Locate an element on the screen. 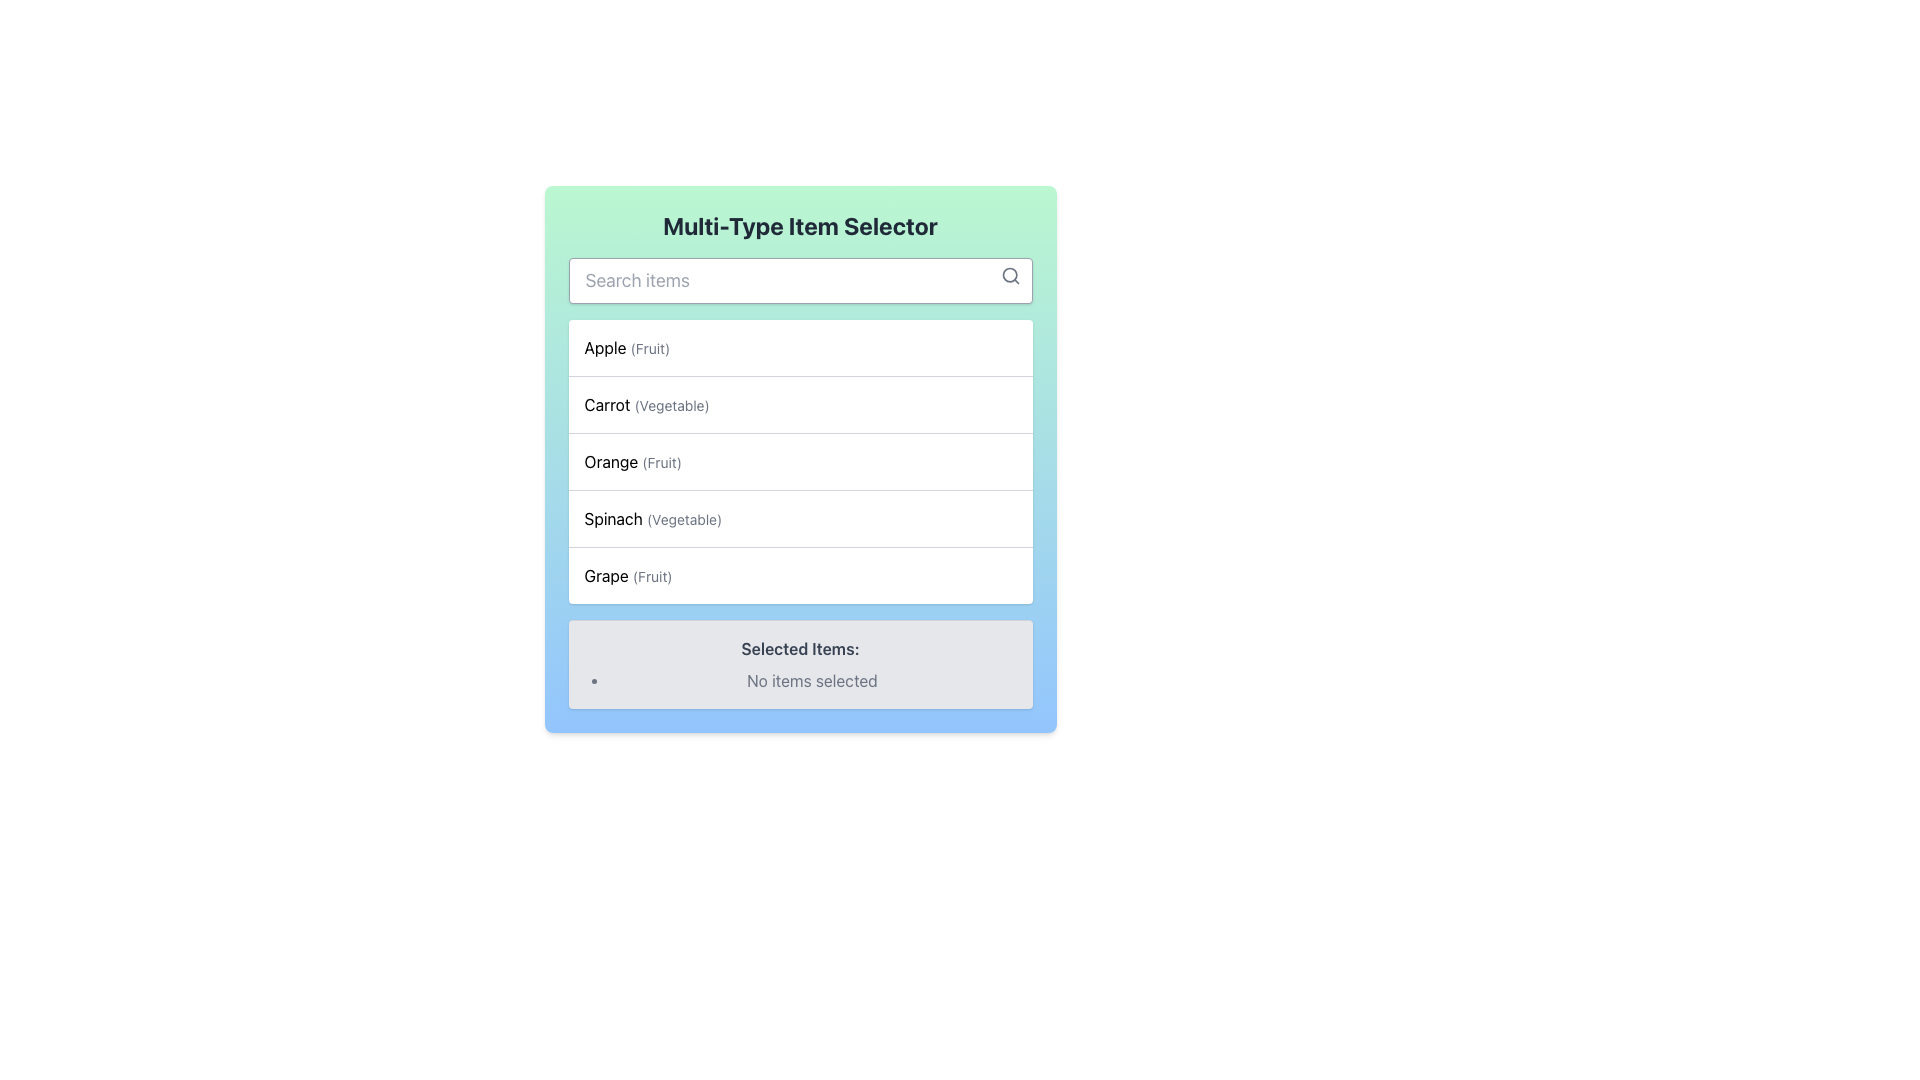  to select the first item in the list labeled 'Apple (Fruit)' located below the search bar is located at coordinates (800, 346).